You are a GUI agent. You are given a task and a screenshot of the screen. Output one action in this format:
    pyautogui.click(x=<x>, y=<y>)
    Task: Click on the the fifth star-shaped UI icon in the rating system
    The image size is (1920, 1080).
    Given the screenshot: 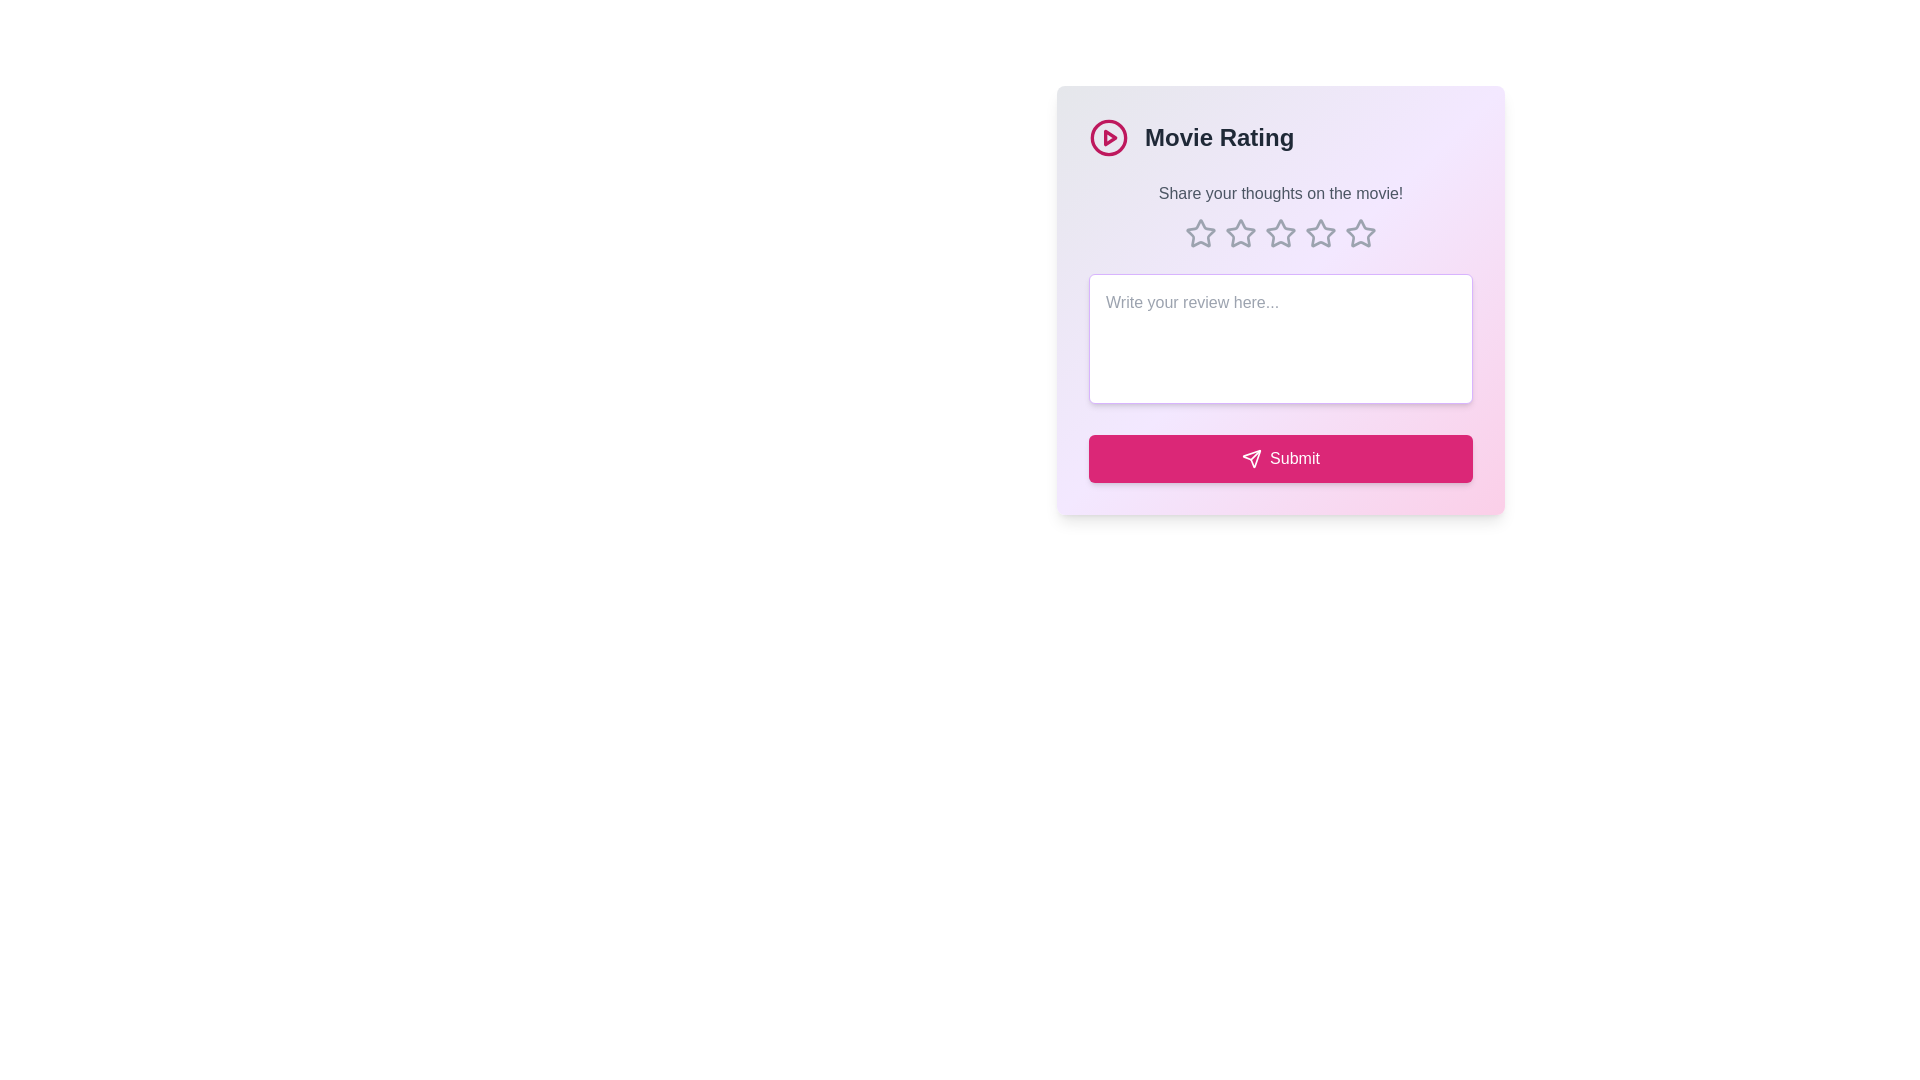 What is the action you would take?
    pyautogui.click(x=1360, y=233)
    